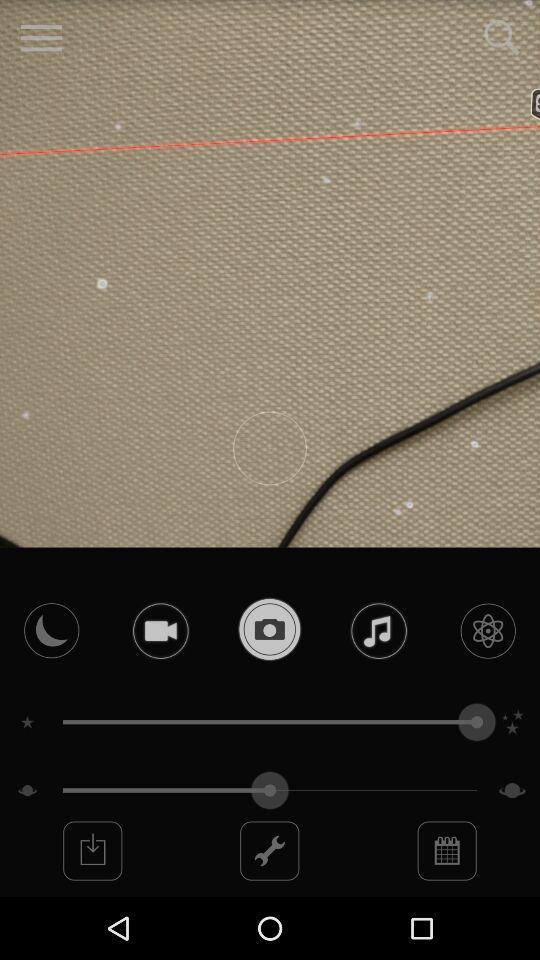 The height and width of the screenshot is (960, 540). What do you see at coordinates (269, 673) in the screenshot?
I see `the photo icon` at bounding box center [269, 673].